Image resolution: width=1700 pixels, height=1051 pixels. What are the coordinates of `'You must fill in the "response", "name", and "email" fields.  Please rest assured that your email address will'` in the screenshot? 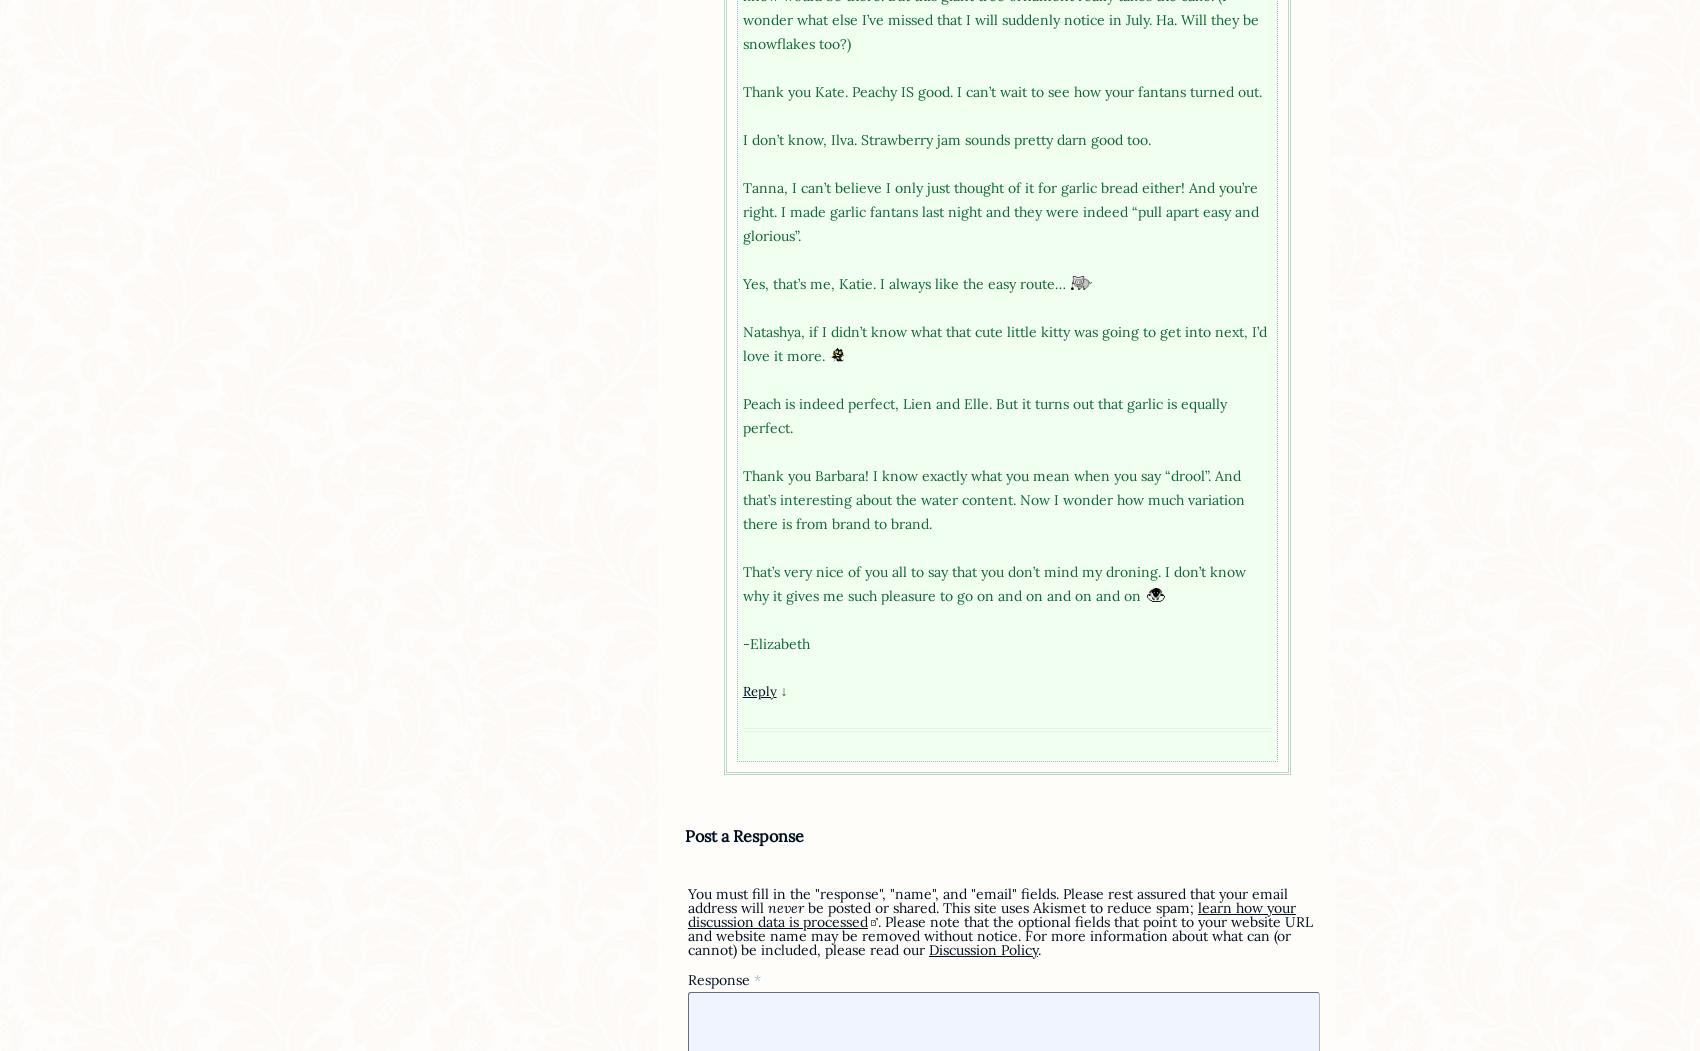 It's located at (986, 901).